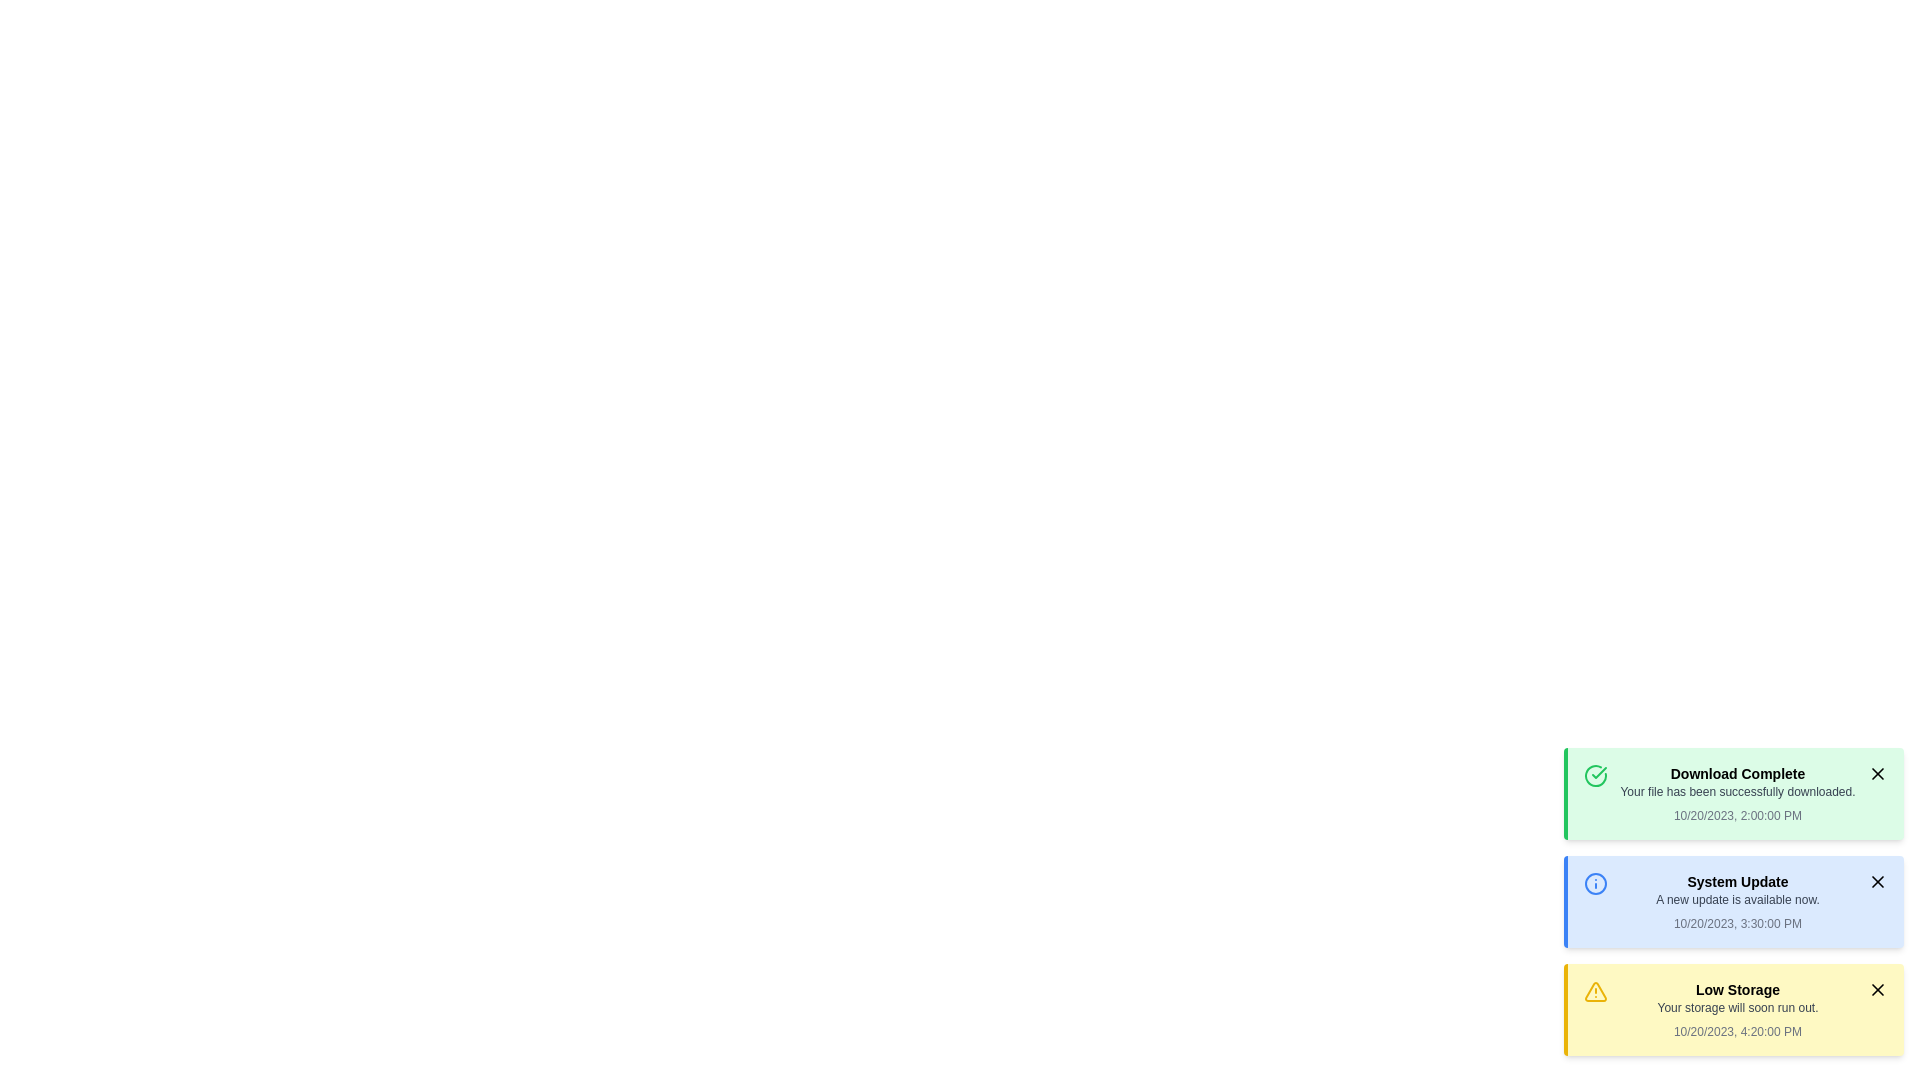 Image resolution: width=1920 pixels, height=1080 pixels. I want to click on the text label that indicates successful completion of a file download, located within the first notification card, below the title 'Download Complete.', so click(1736, 790).